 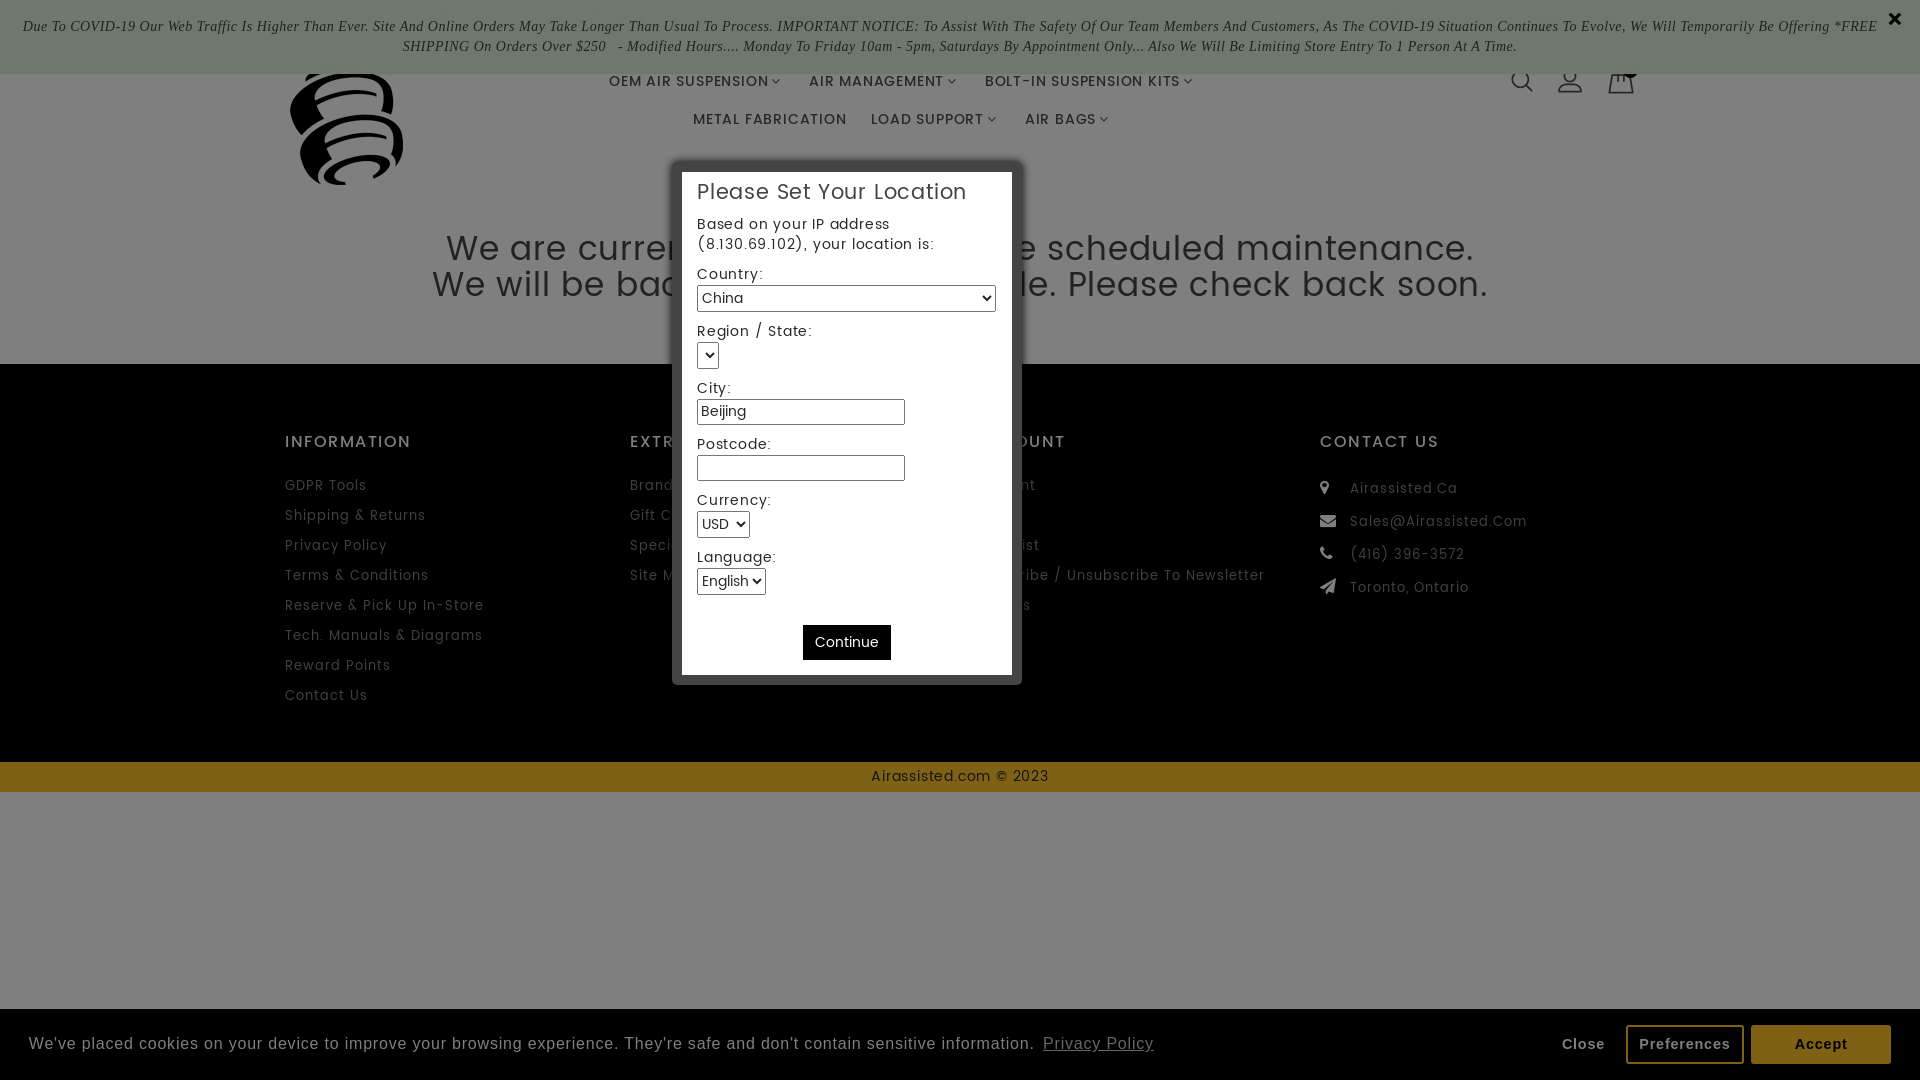 I want to click on 'GDPR Tools', so click(x=326, y=486).